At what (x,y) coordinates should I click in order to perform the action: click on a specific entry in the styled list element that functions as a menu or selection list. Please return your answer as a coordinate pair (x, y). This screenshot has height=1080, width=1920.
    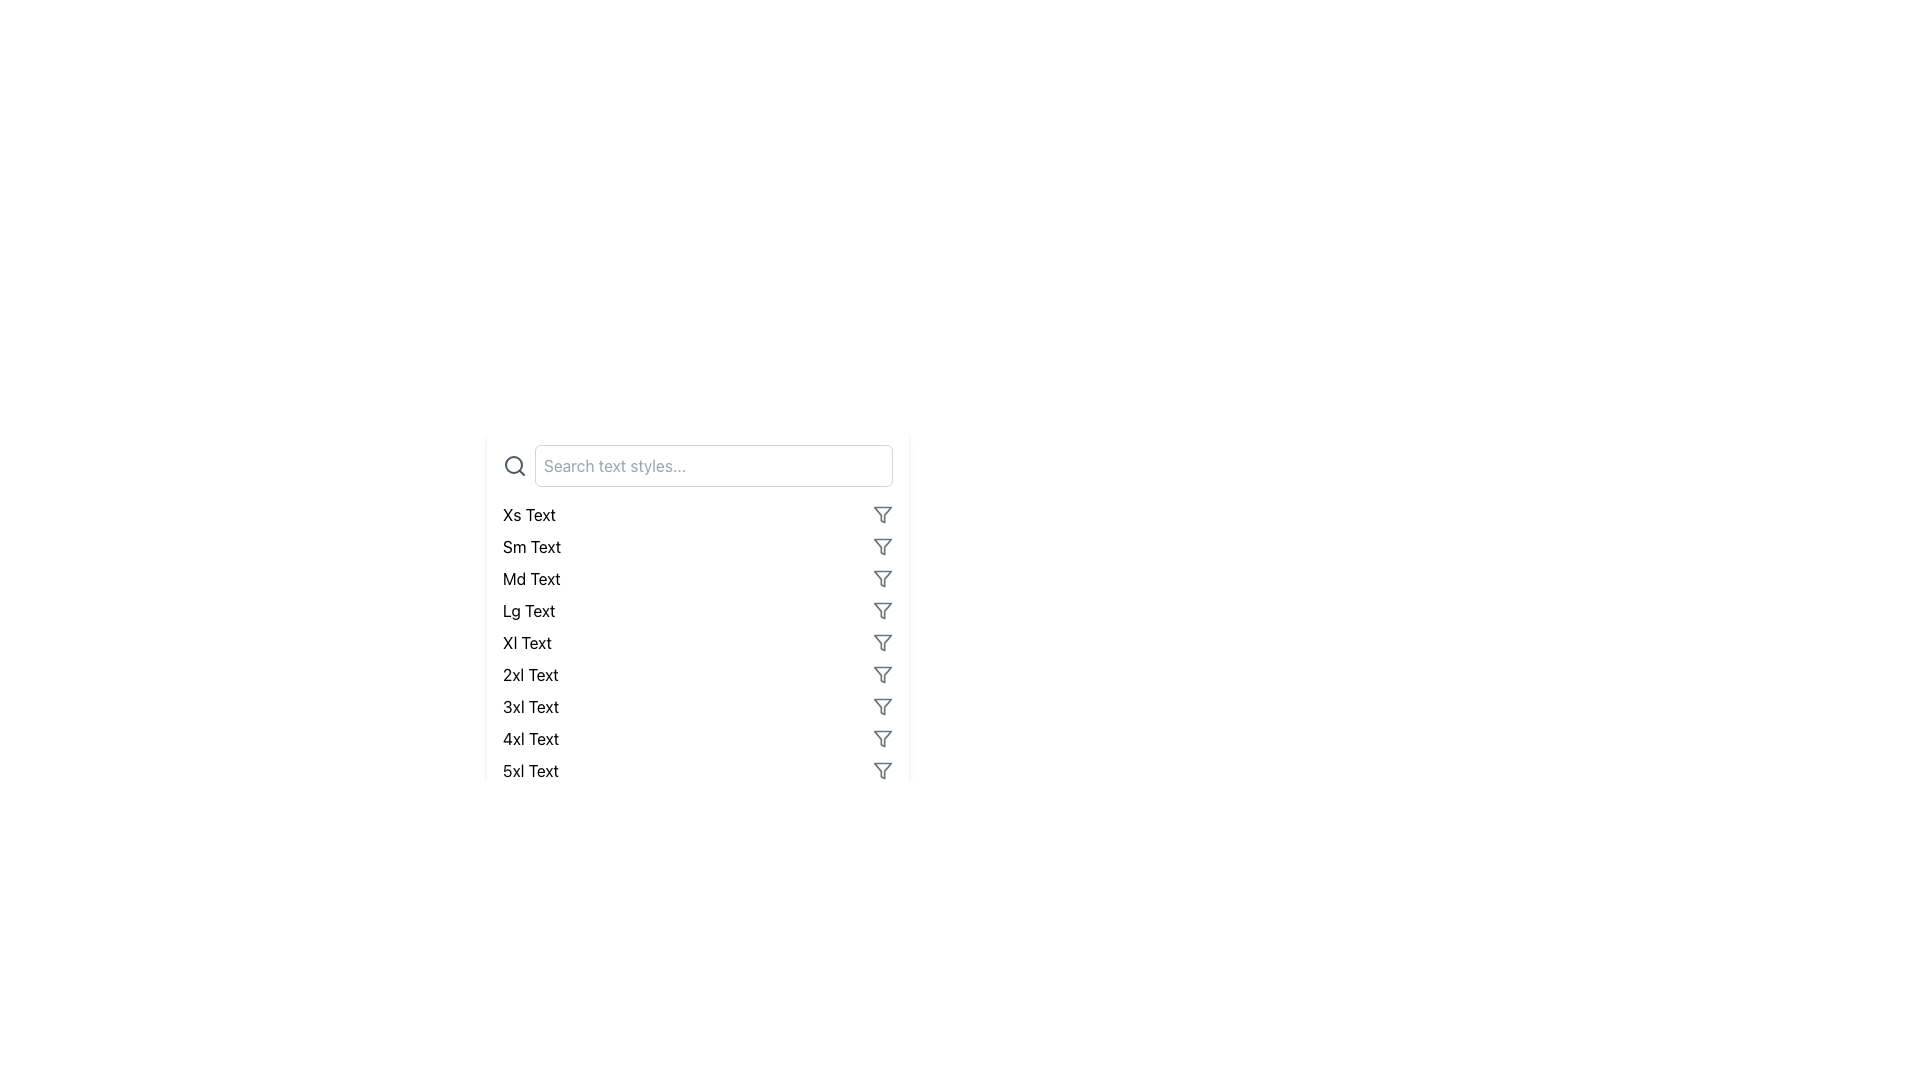
    Looking at the image, I should click on (697, 675).